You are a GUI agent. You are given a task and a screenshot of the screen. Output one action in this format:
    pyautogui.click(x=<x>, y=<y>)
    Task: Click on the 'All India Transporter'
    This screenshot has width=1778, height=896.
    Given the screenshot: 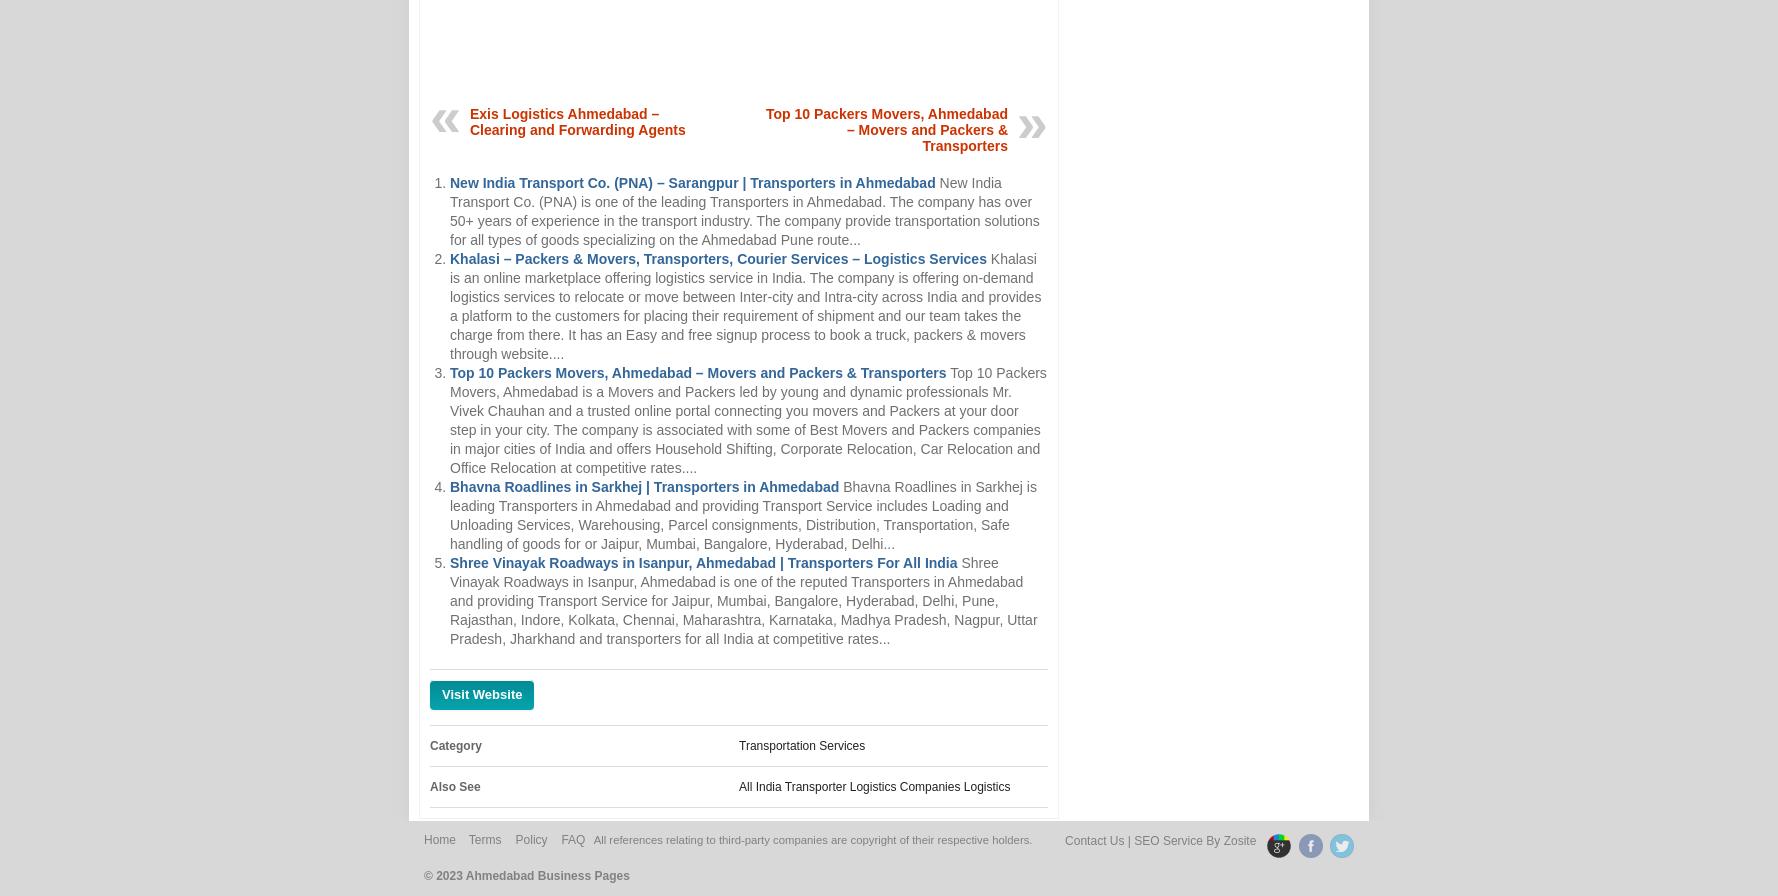 What is the action you would take?
    pyautogui.click(x=792, y=786)
    